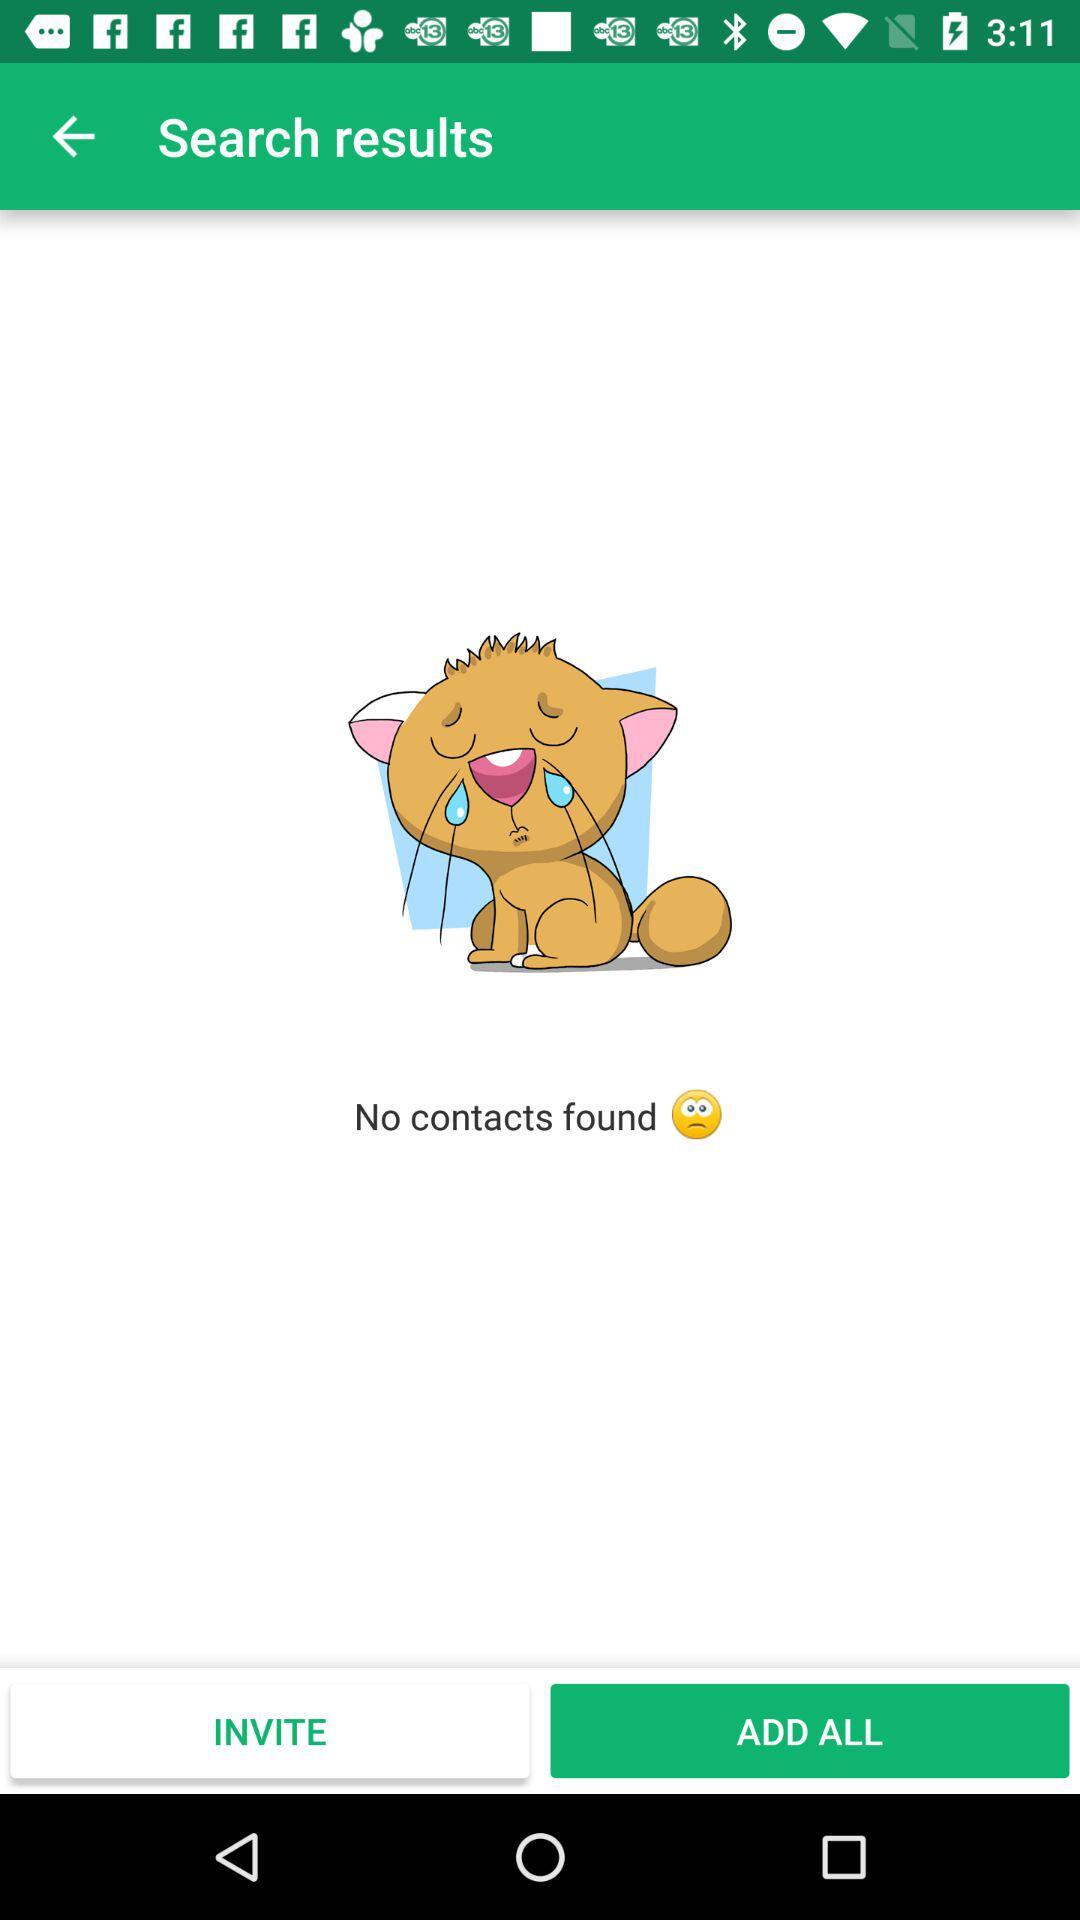 This screenshot has width=1080, height=1920. I want to click on item at the bottom right corner, so click(810, 1730).